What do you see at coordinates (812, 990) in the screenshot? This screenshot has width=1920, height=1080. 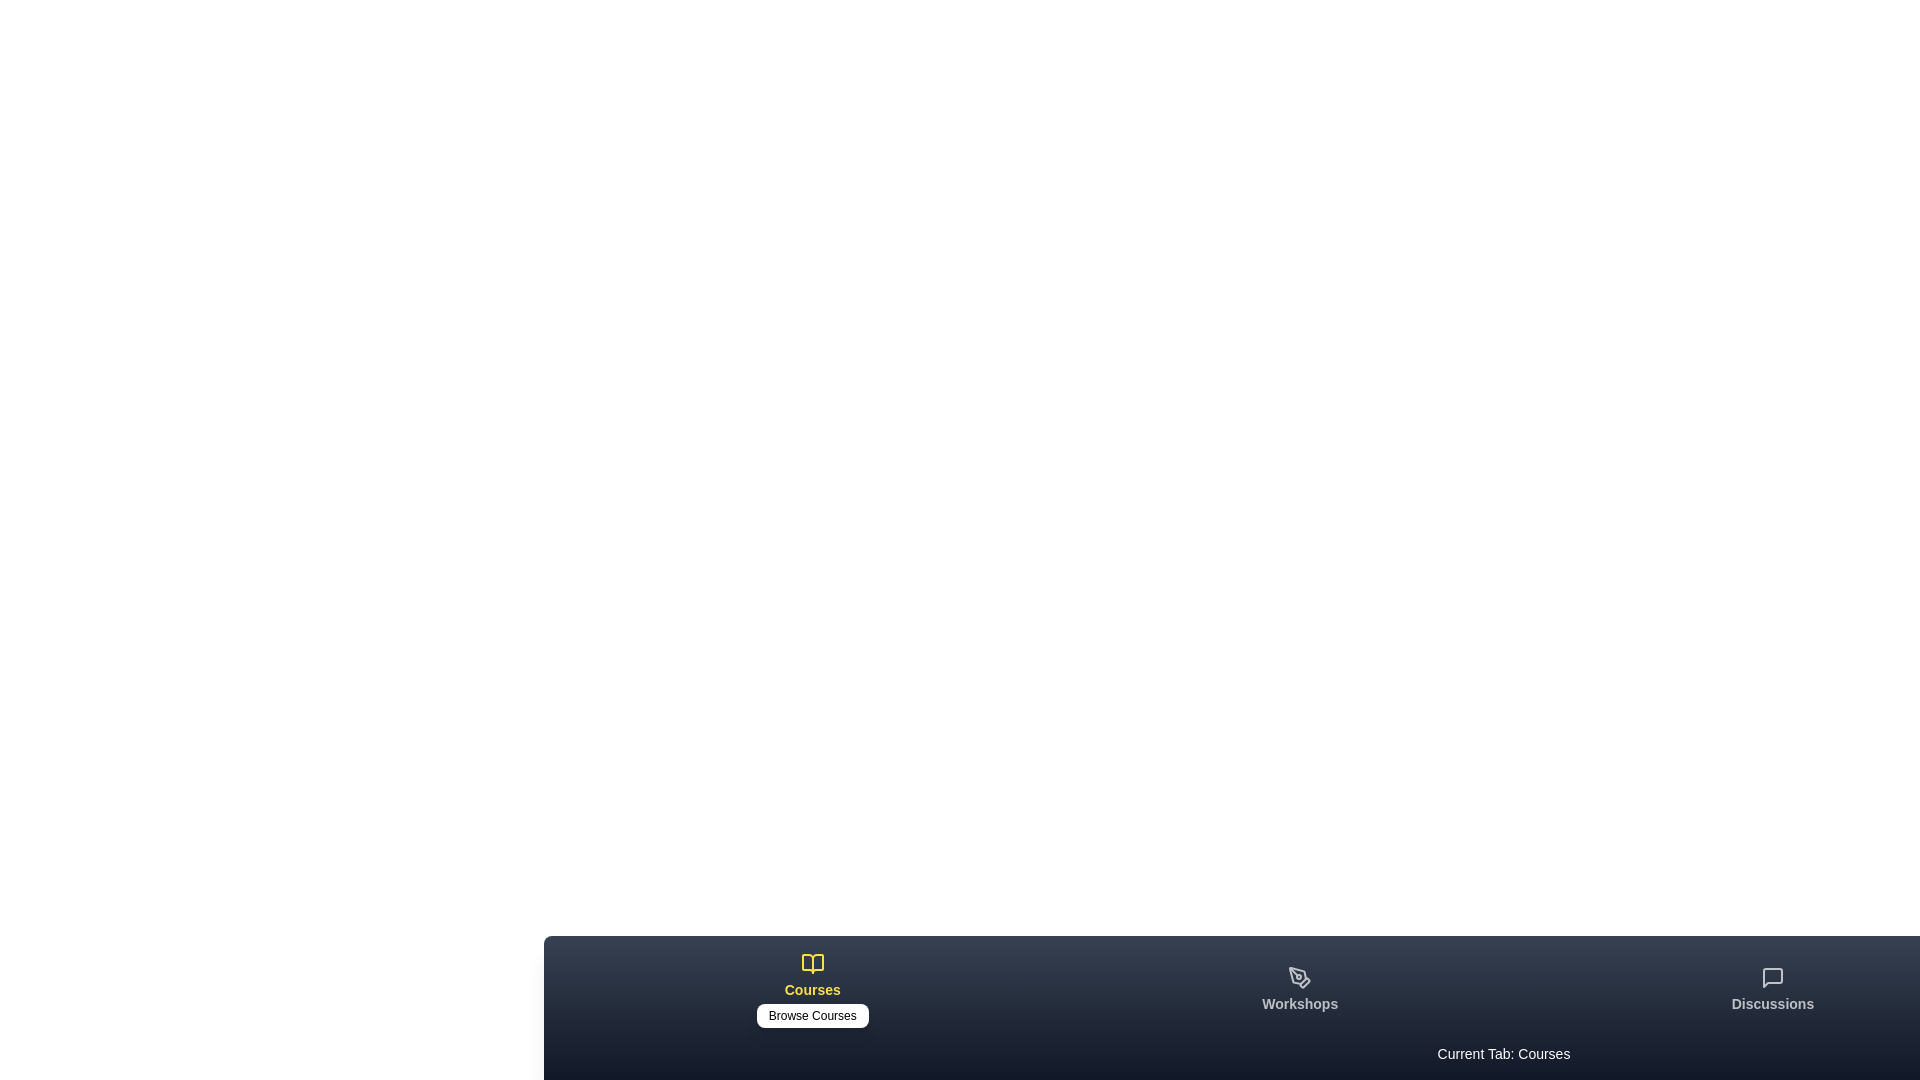 I see `the tab labeled Courses by clicking on its icon or label` at bounding box center [812, 990].